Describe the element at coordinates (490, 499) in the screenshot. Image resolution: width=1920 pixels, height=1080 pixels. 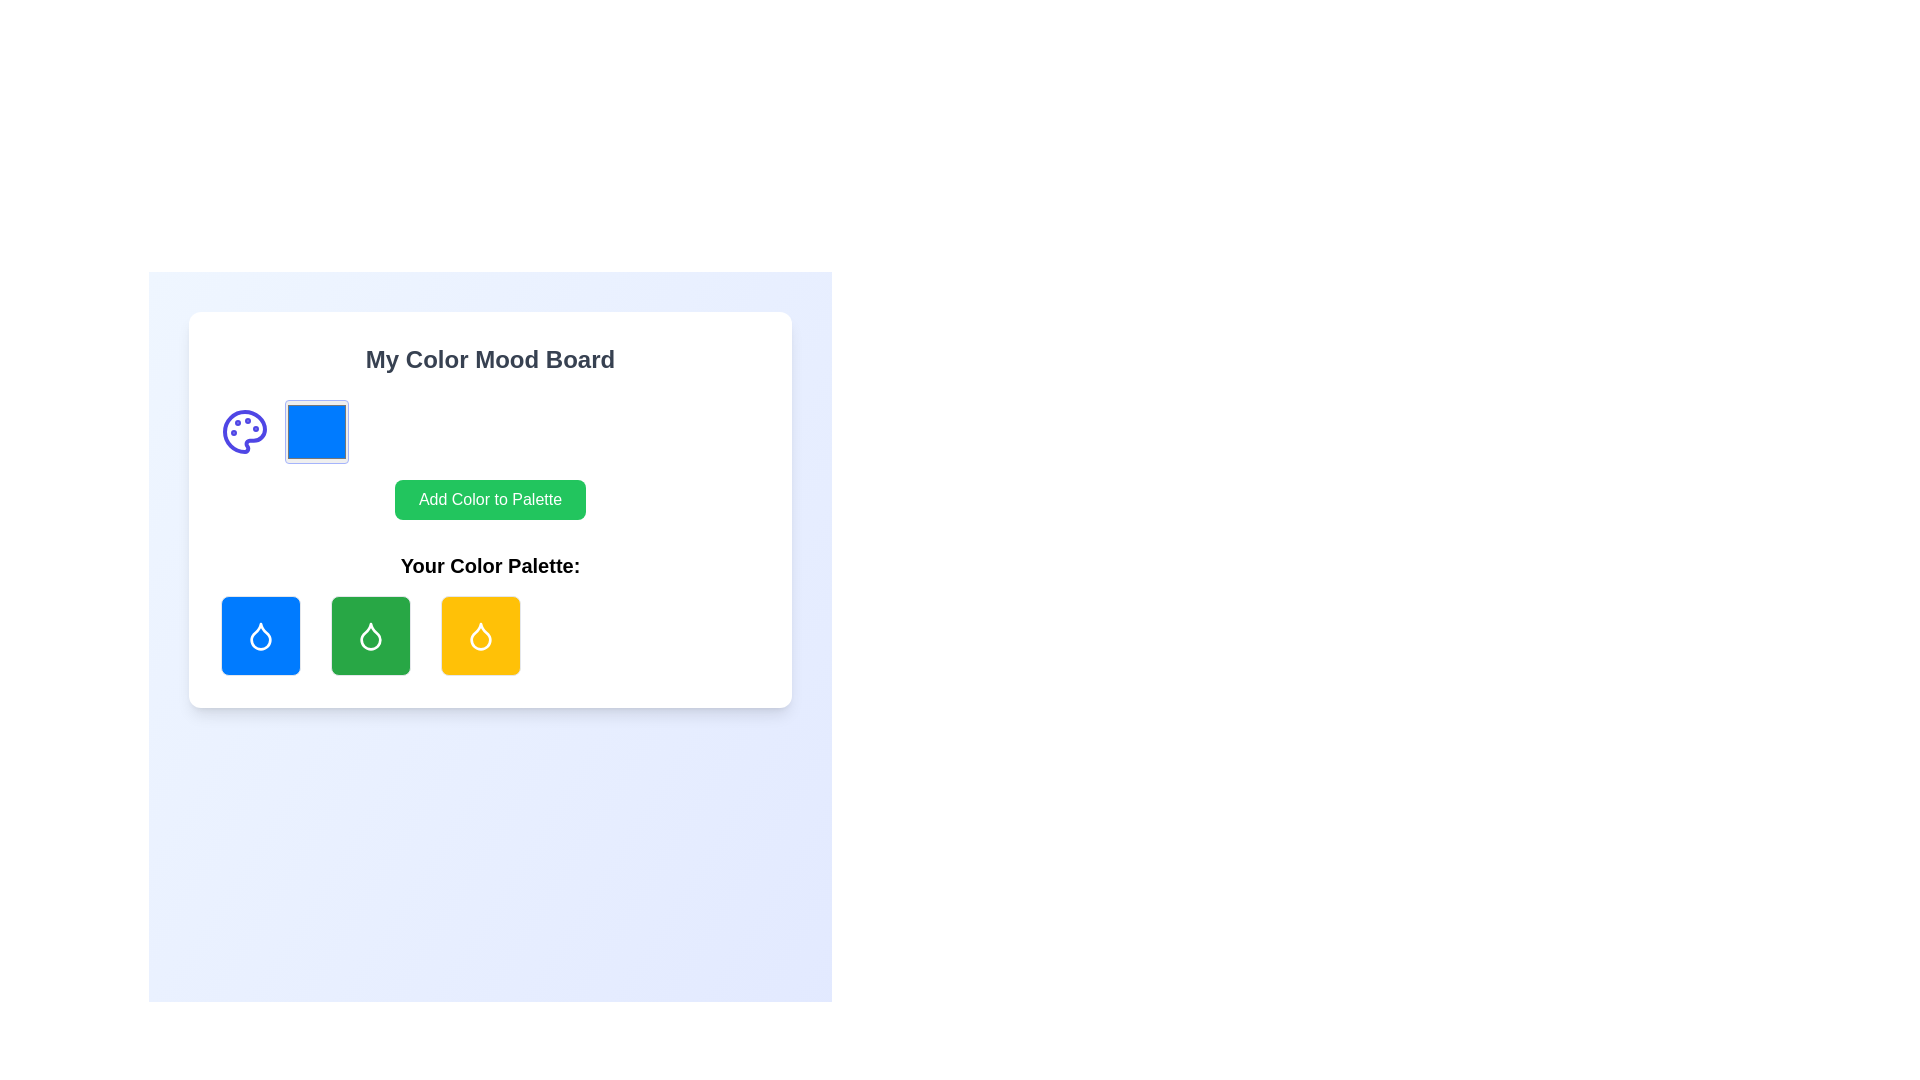
I see `the button that allows users to add a new color to their color mood board, which is located below the title 'My Color Mood Board' and above the section 'Your Color Palette'` at that location.